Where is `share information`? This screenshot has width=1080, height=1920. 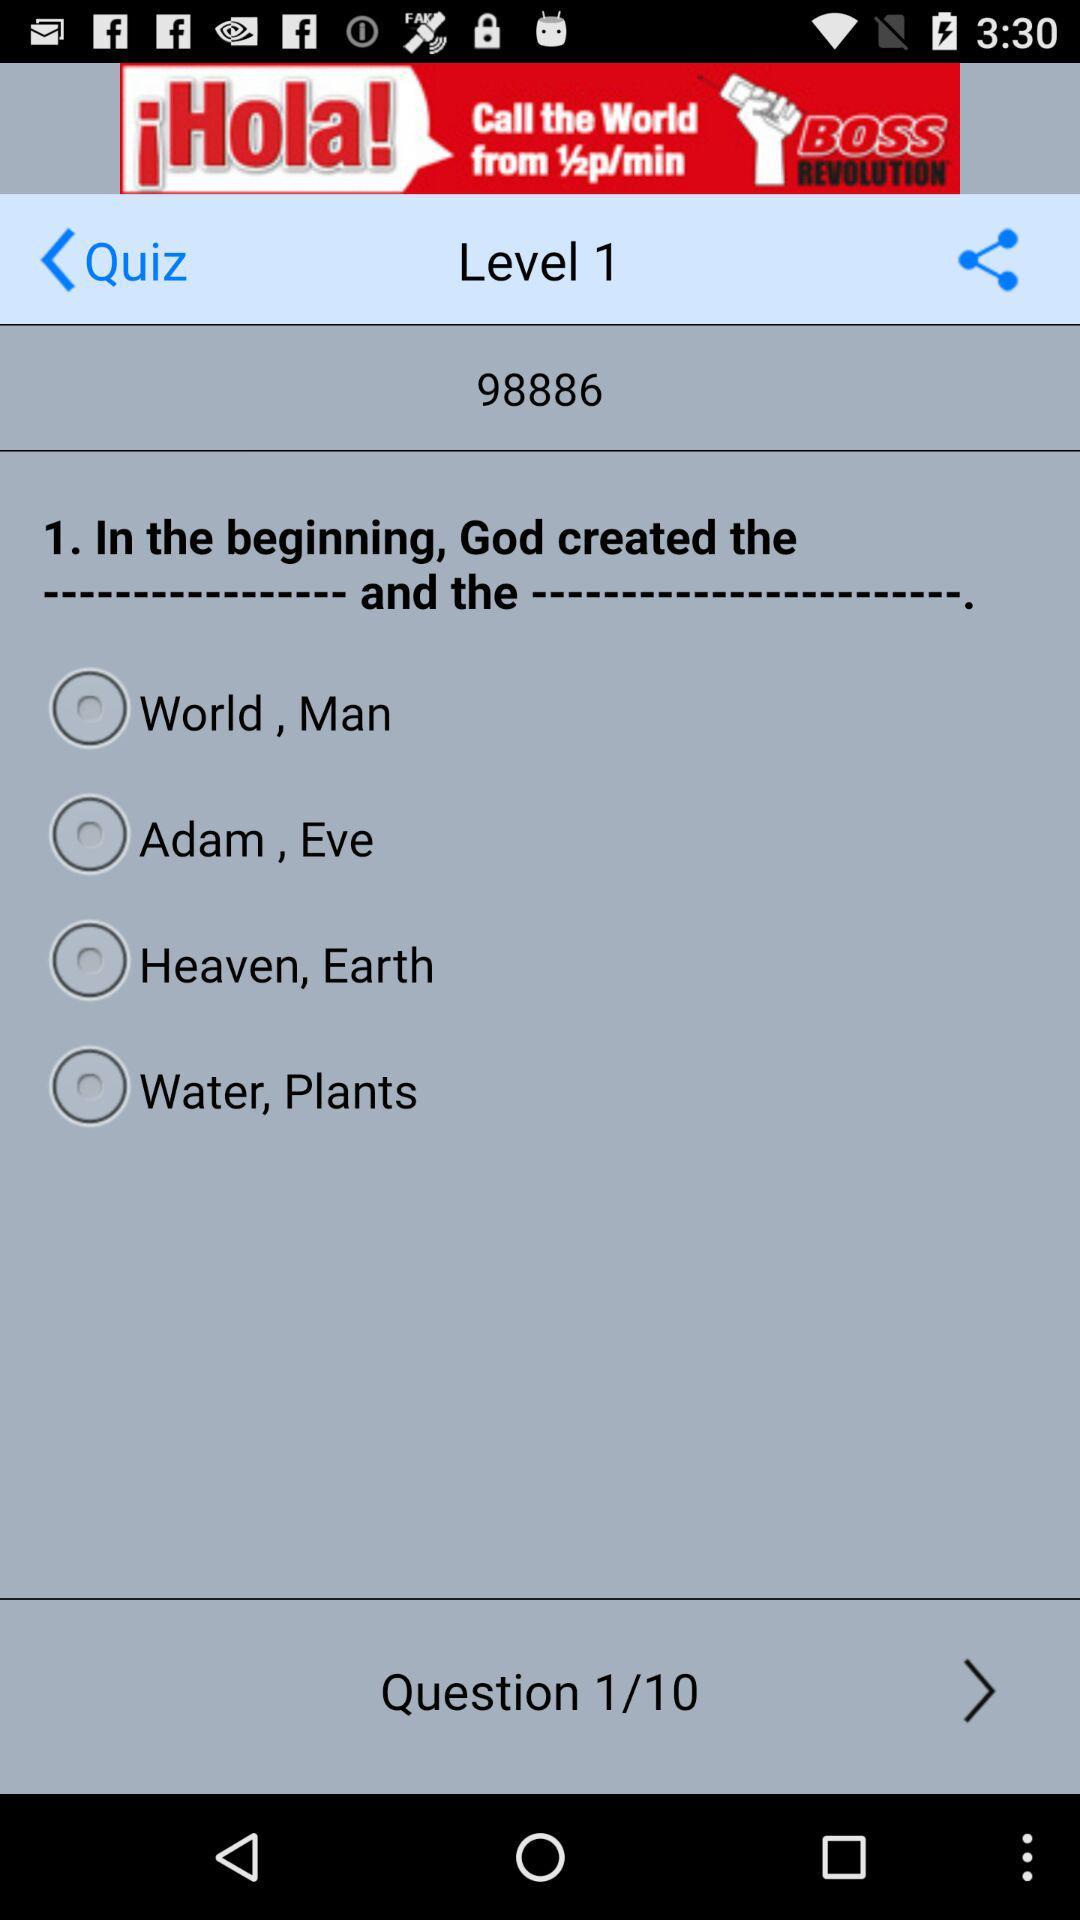 share information is located at coordinates (987, 258).